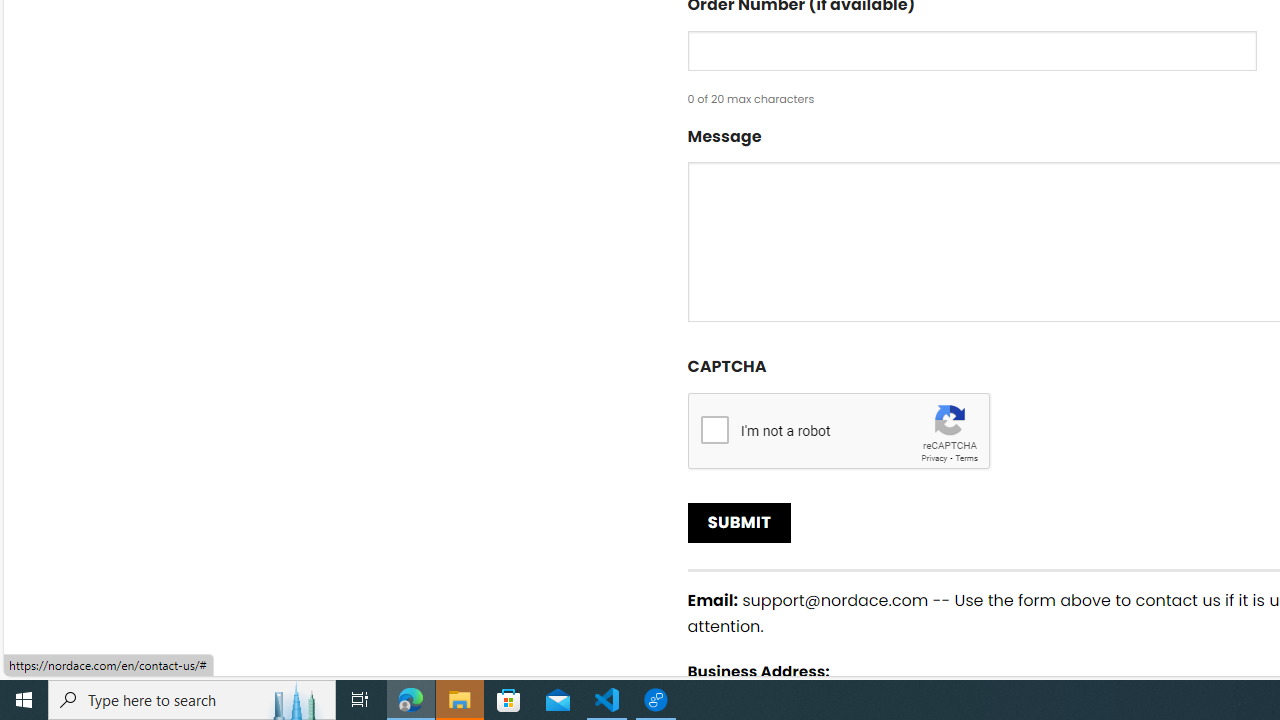 The image size is (1280, 720). Describe the element at coordinates (738, 522) in the screenshot. I see `'Submit'` at that location.